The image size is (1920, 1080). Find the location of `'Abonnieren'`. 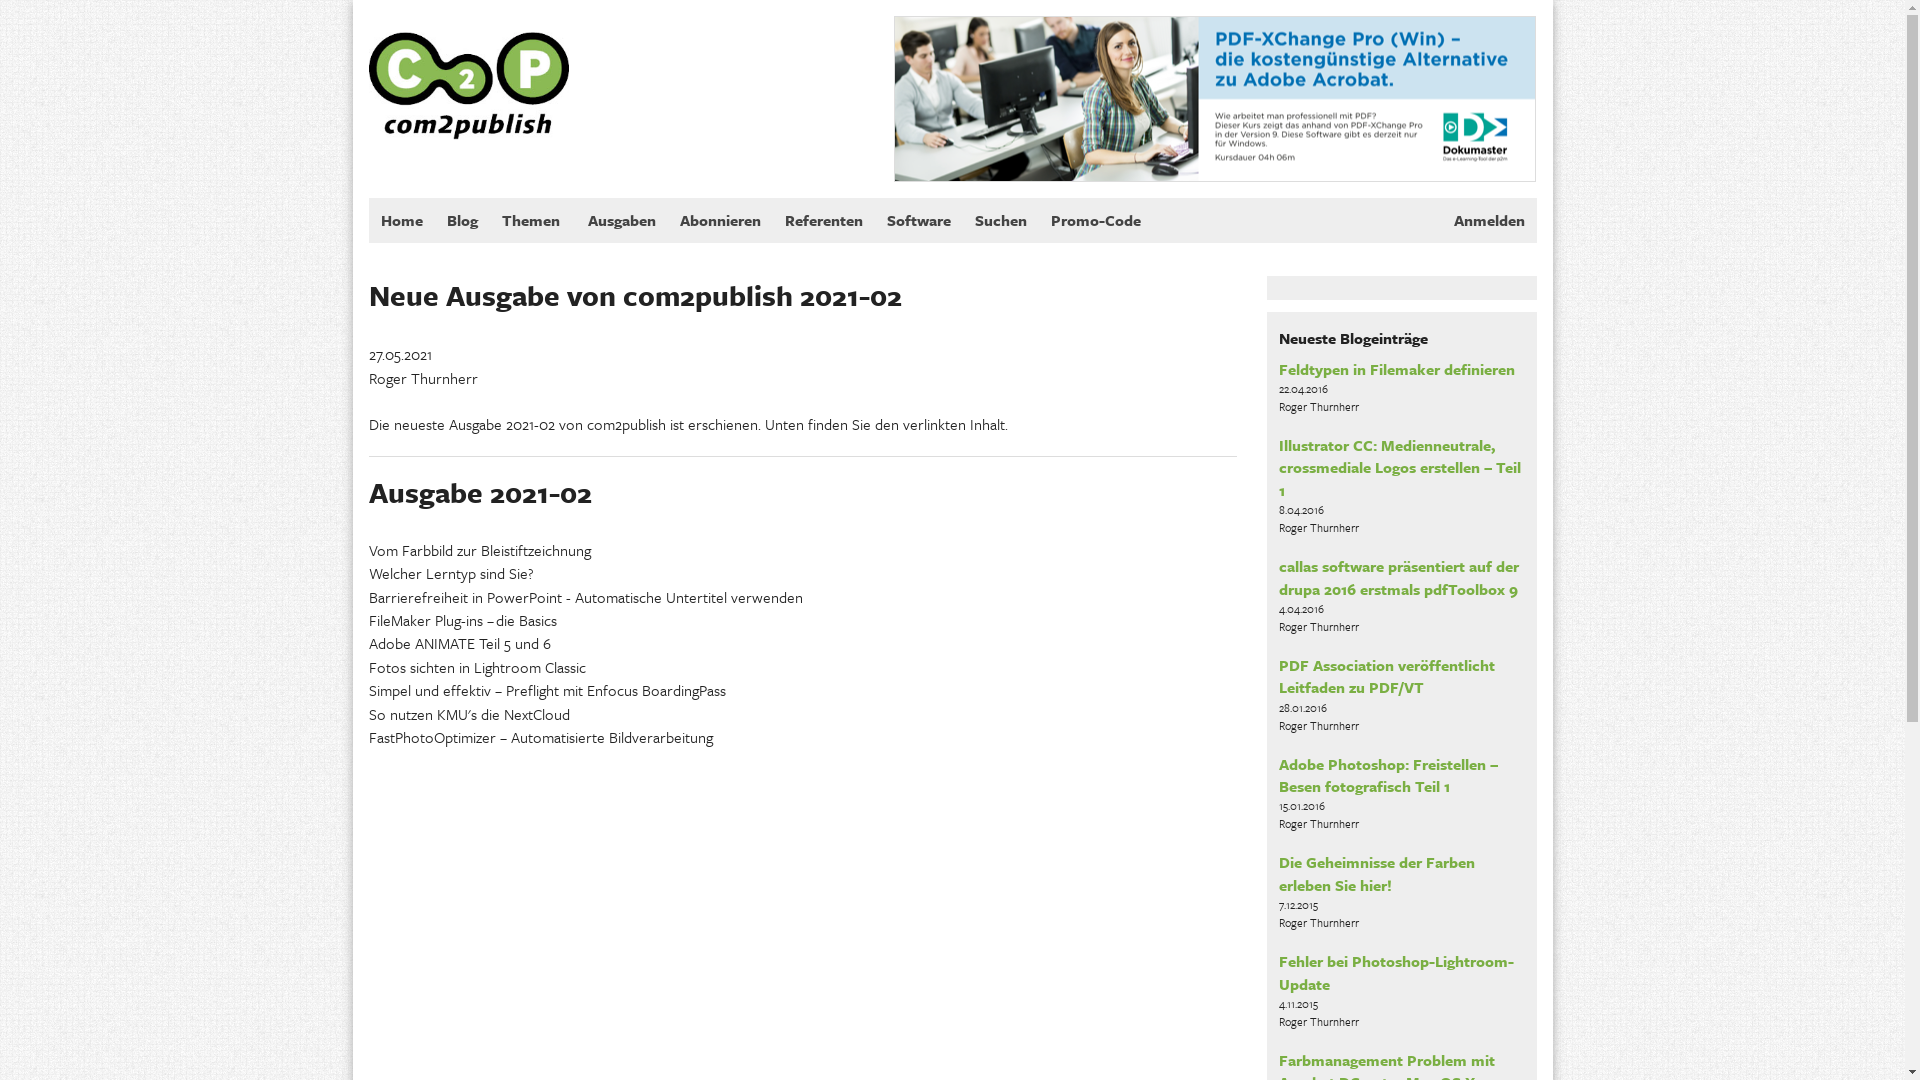

'Abonnieren' is located at coordinates (720, 220).